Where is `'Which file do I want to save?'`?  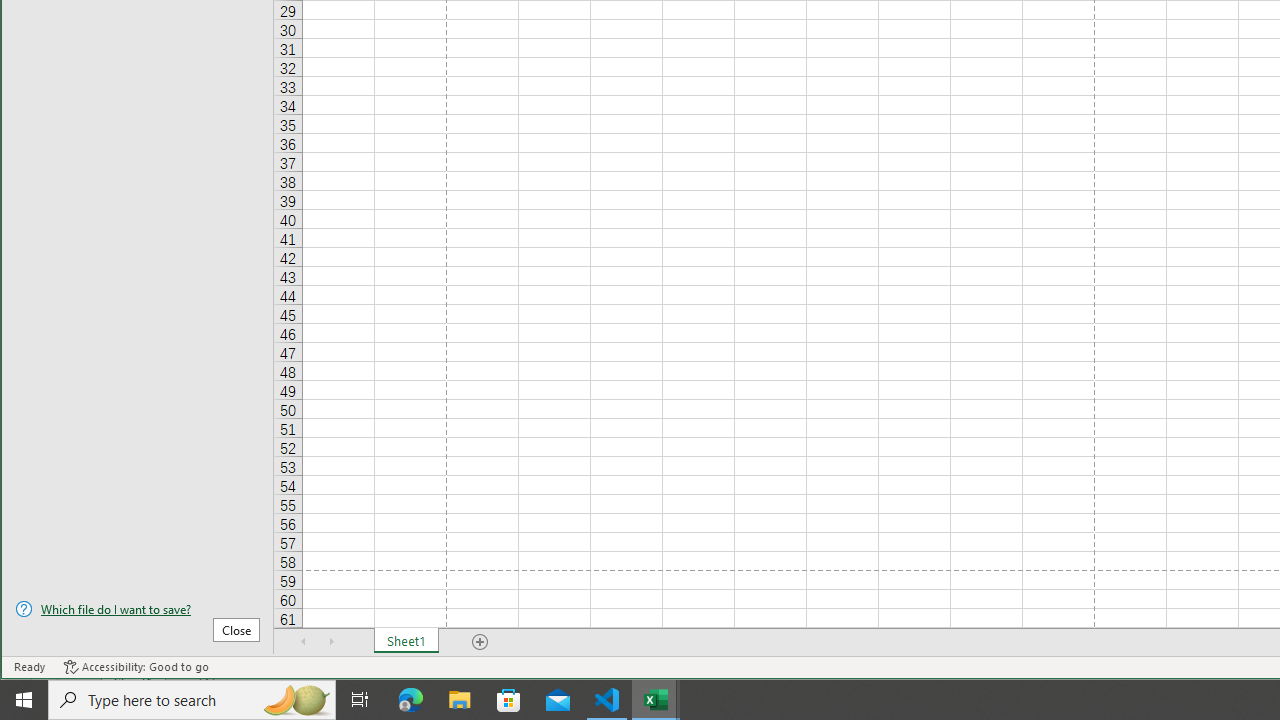
'Which file do I want to save?' is located at coordinates (136, 608).